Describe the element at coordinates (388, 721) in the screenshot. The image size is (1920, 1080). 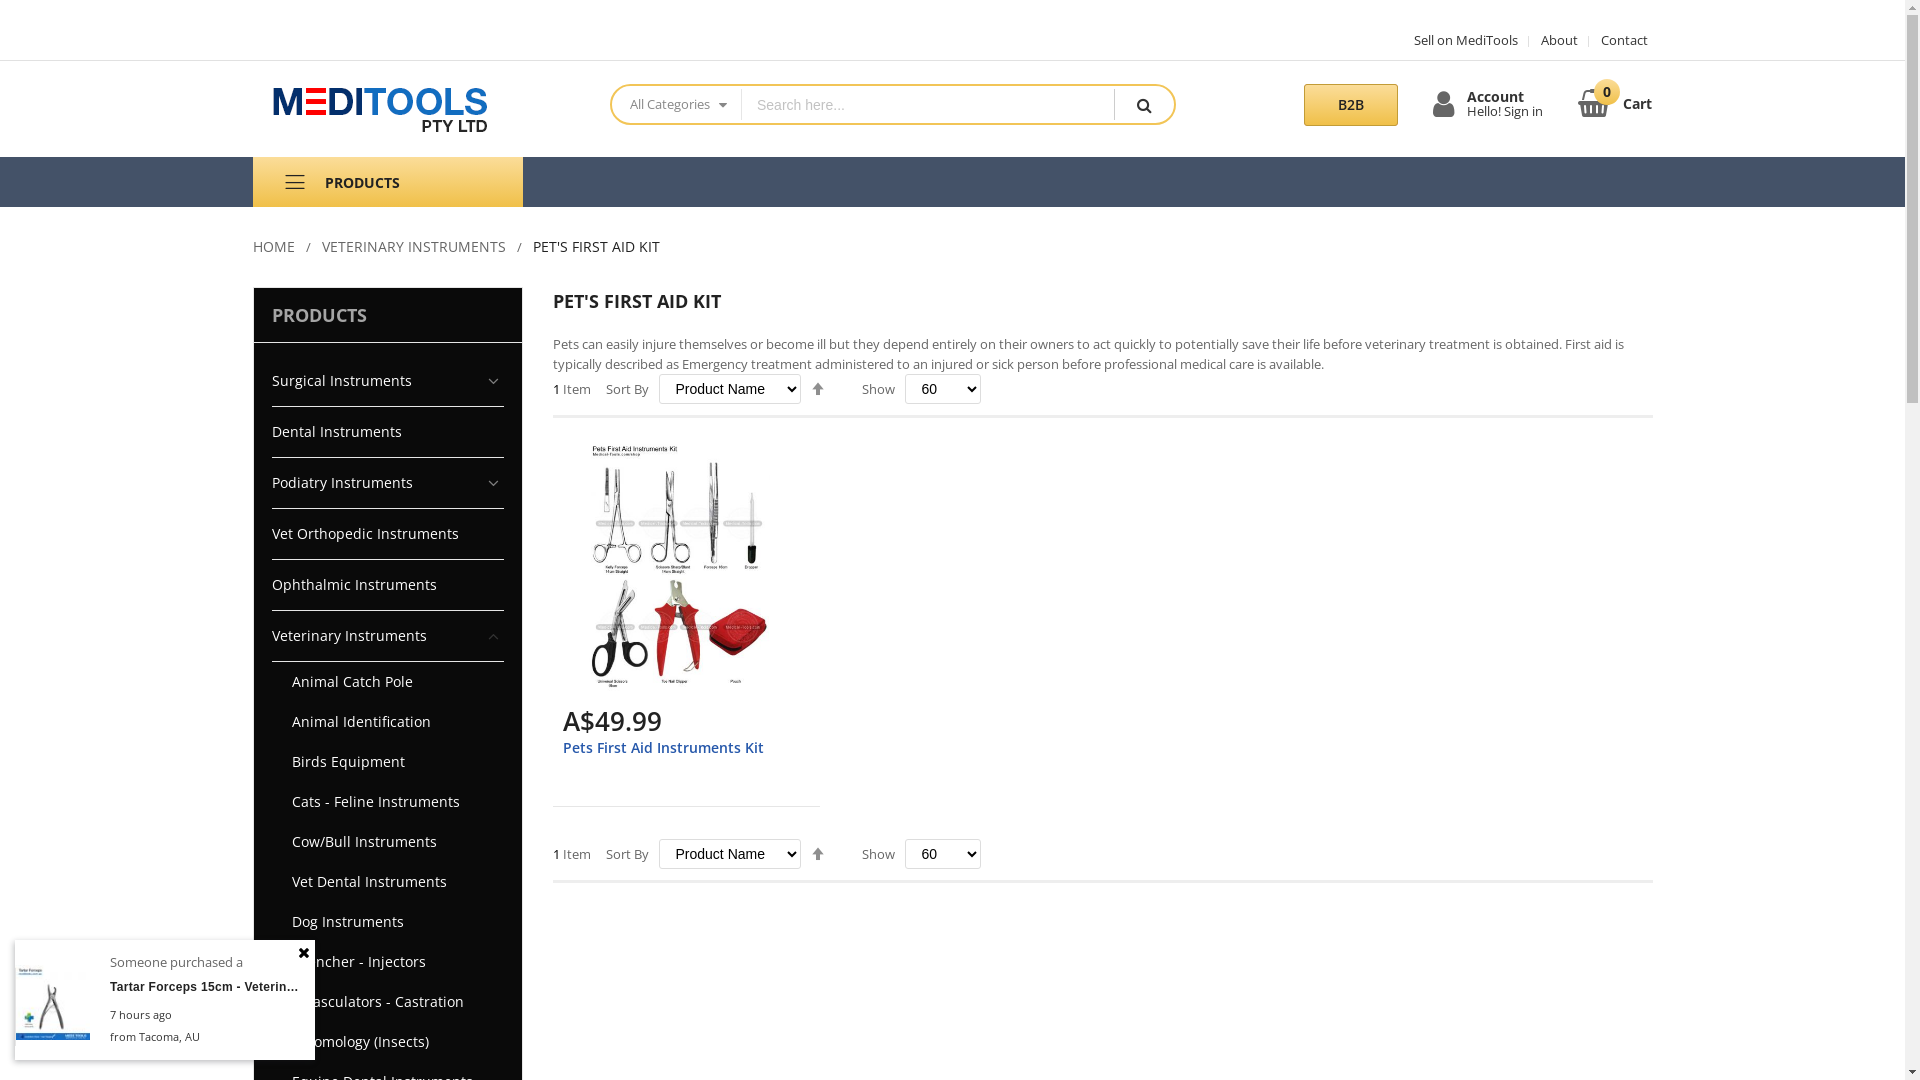
I see `'Animal Identification'` at that location.